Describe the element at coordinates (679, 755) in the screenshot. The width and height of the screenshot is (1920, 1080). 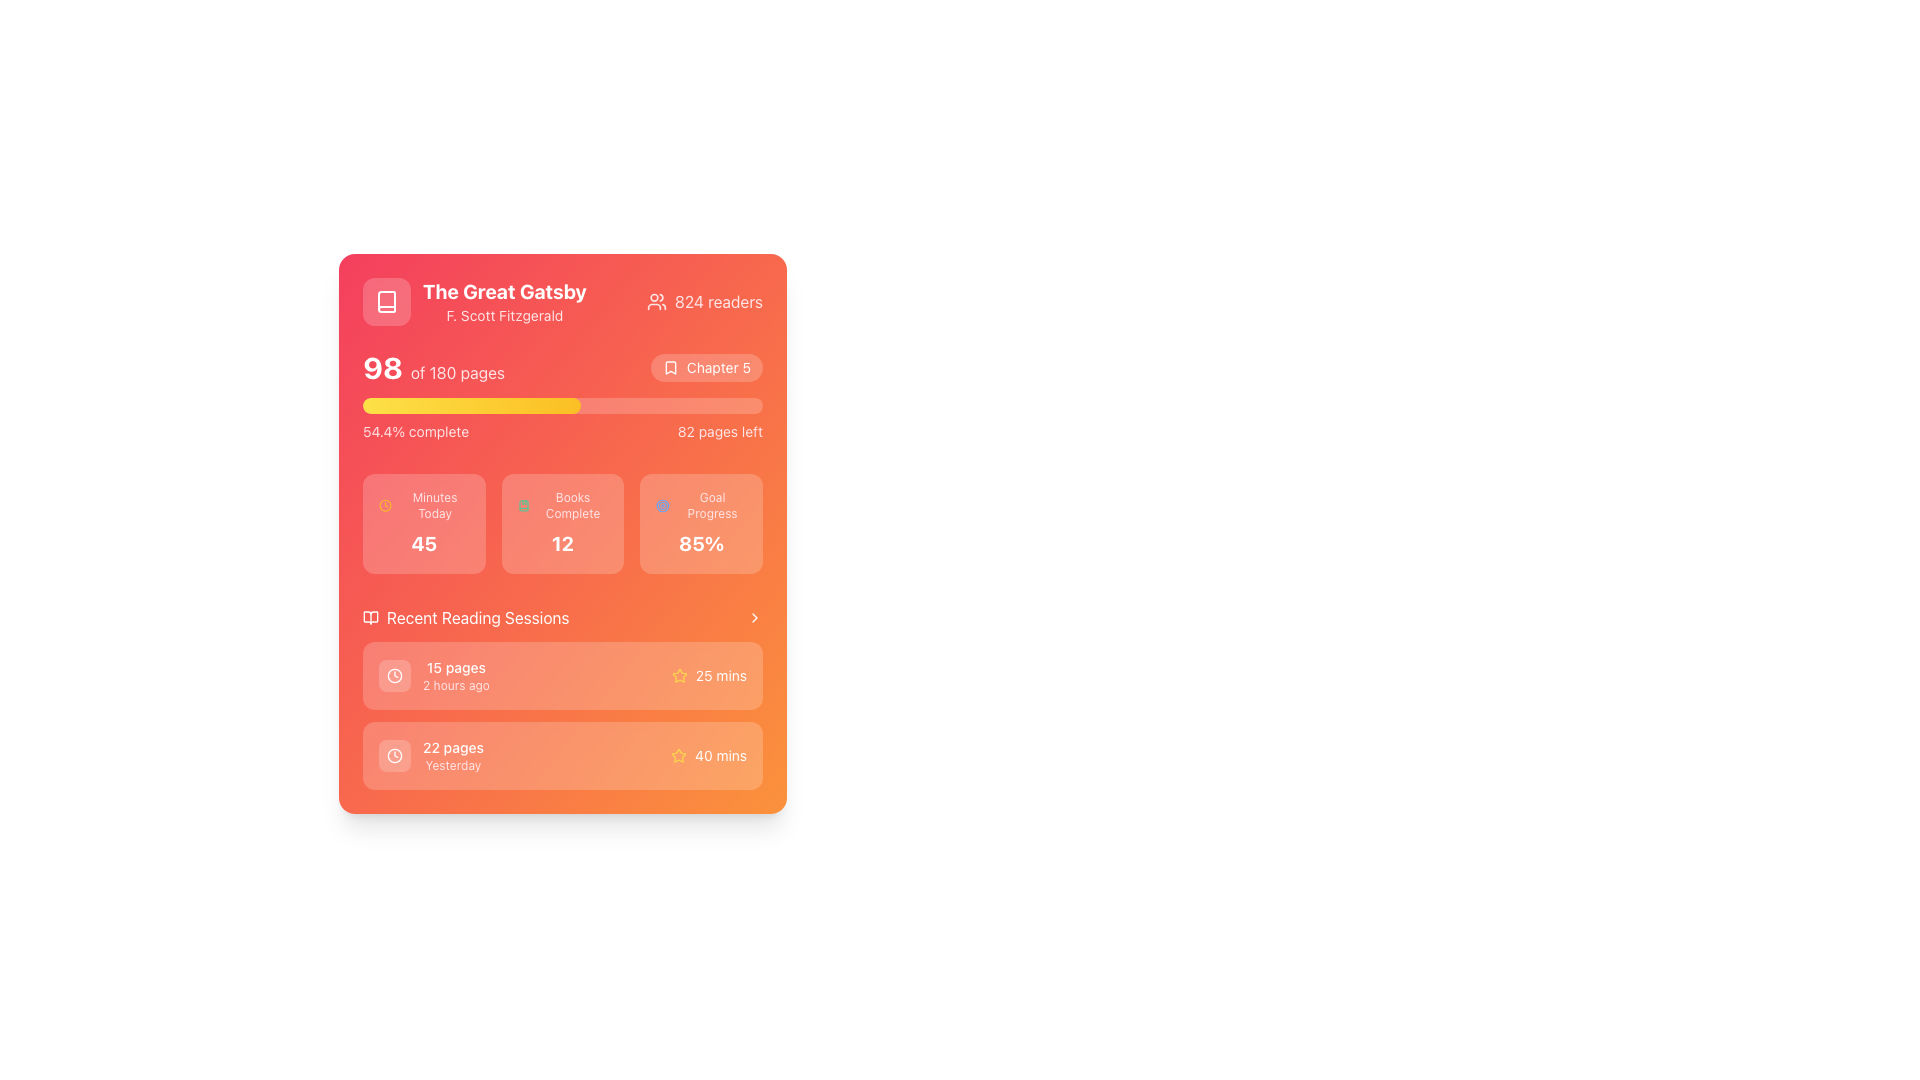
I see `the yellow star-shaped icon located next to the text '25 mins' under the 'Recent Reading Sessions' section` at that location.